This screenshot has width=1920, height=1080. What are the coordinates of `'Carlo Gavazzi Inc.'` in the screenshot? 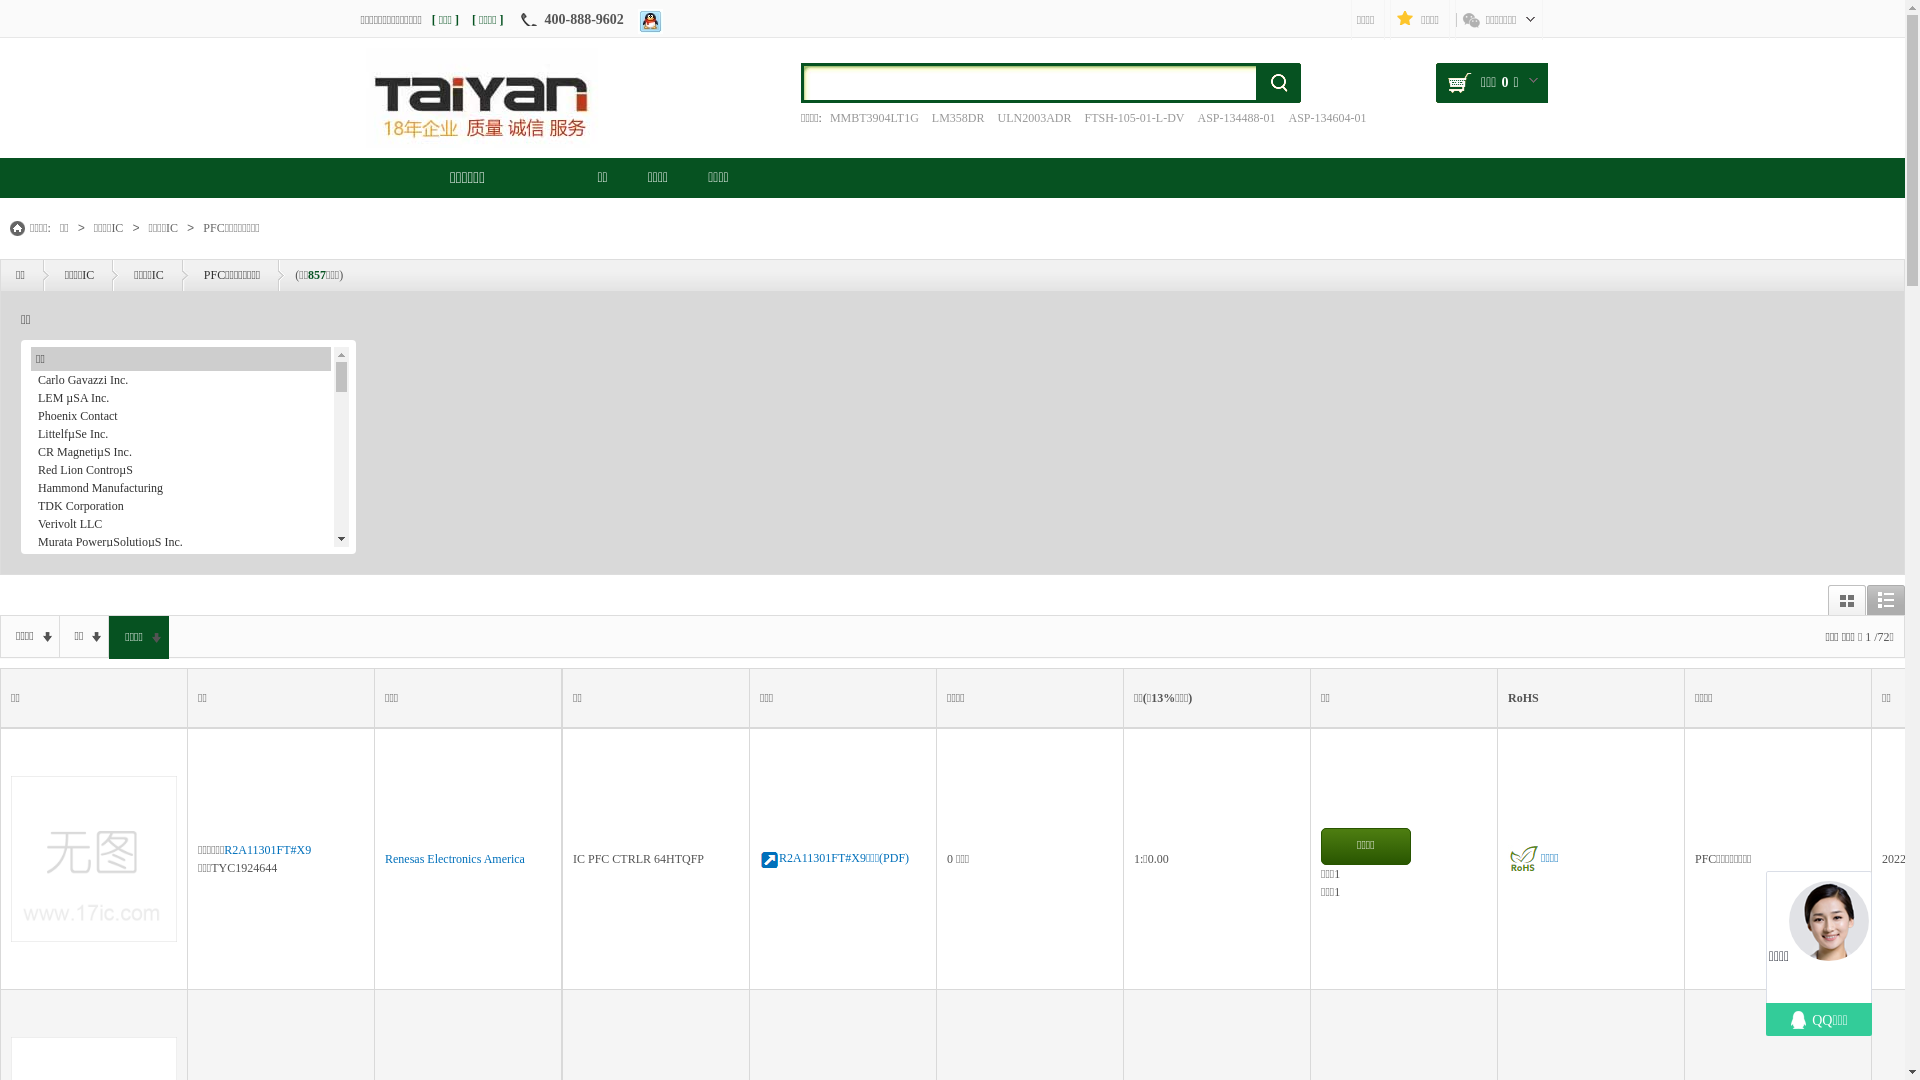 It's located at (181, 380).